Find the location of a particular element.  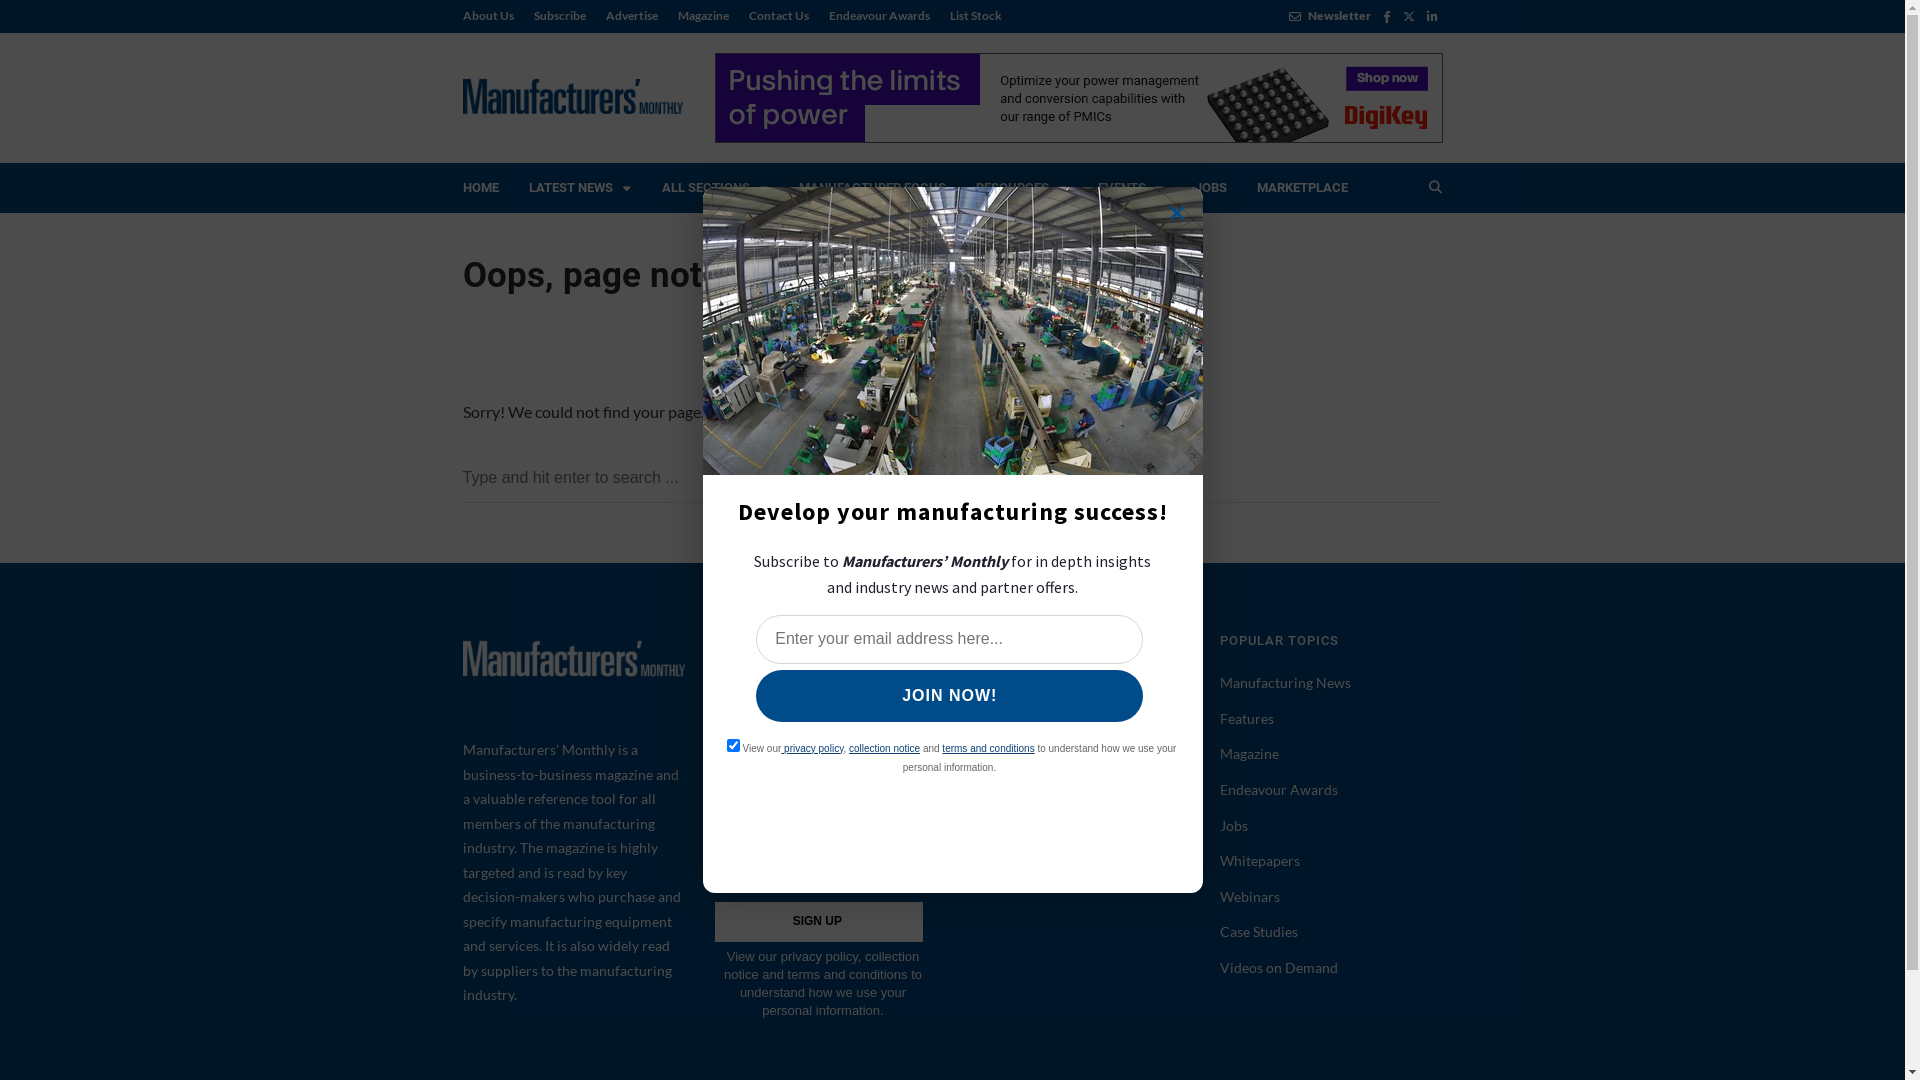

'LATEST NEWS' is located at coordinates (579, 188).